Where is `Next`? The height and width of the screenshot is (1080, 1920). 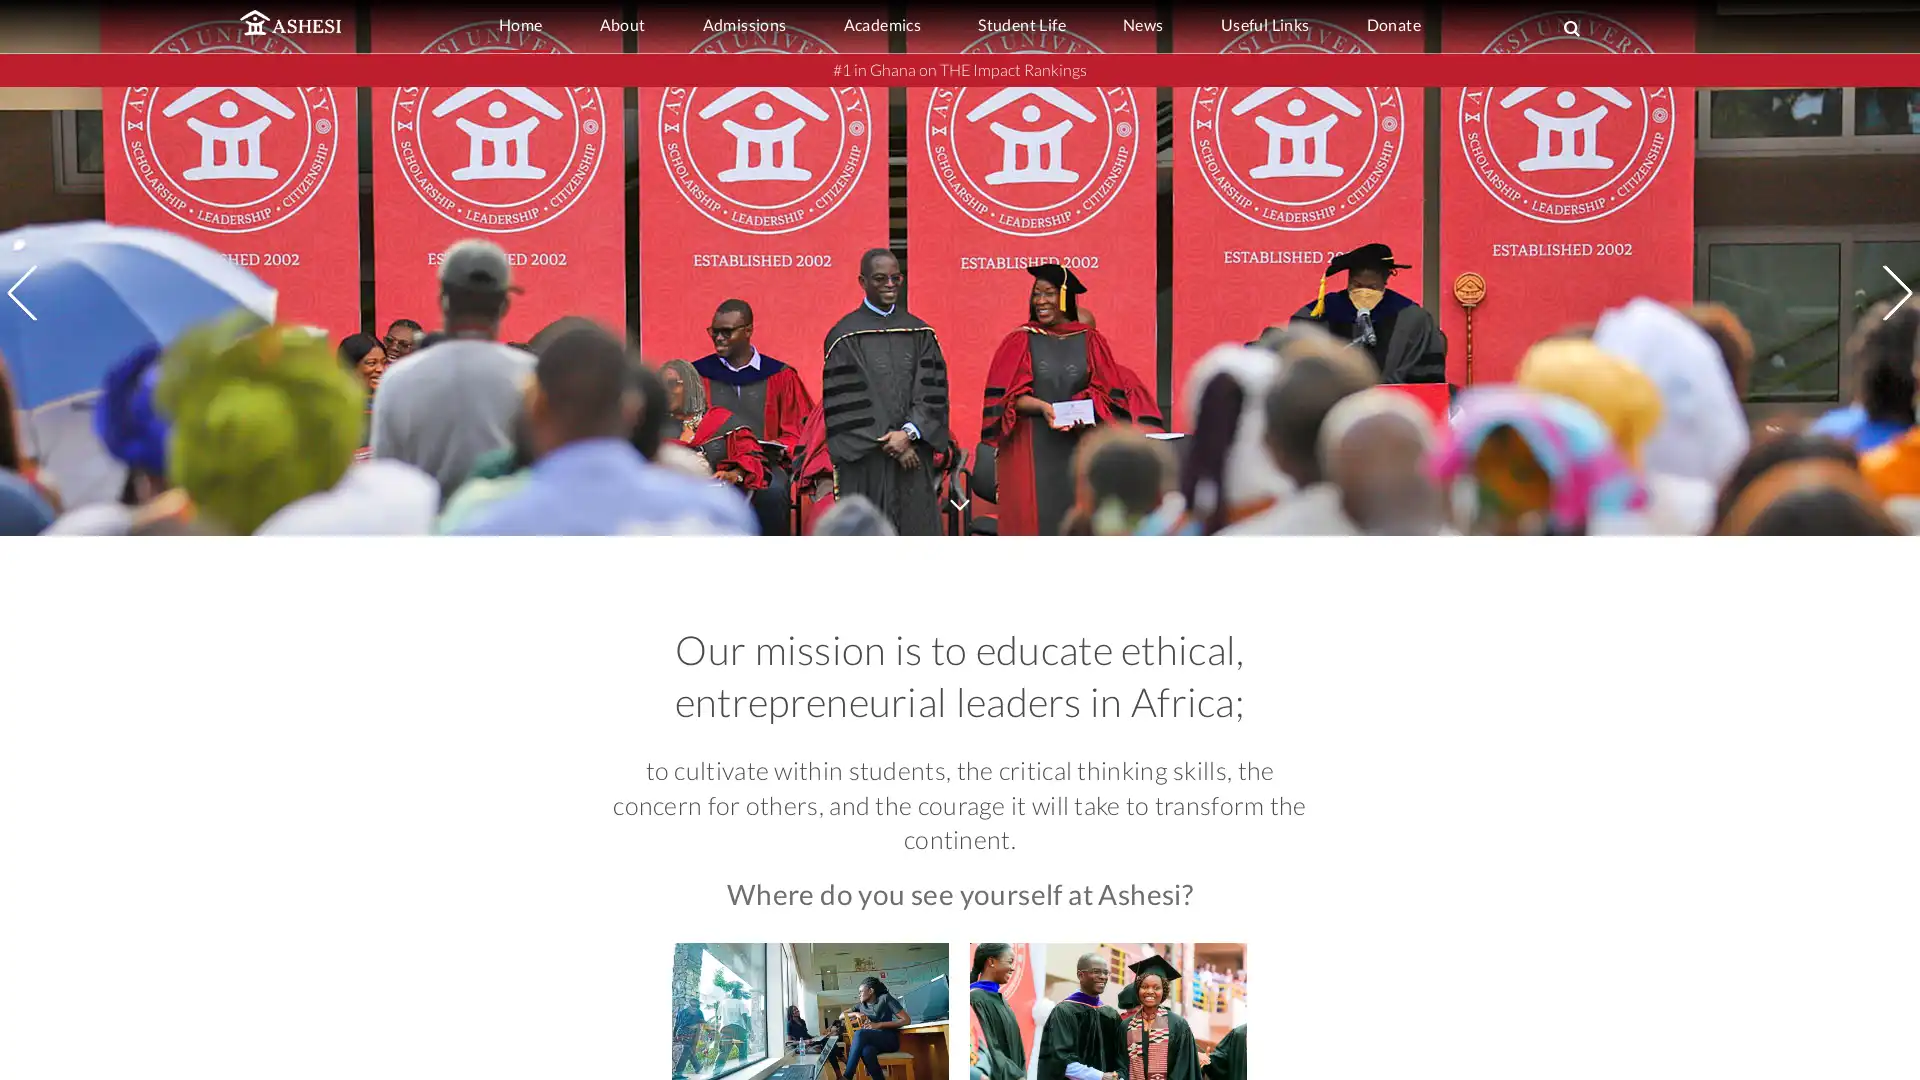
Next is located at coordinates (1883, 564).